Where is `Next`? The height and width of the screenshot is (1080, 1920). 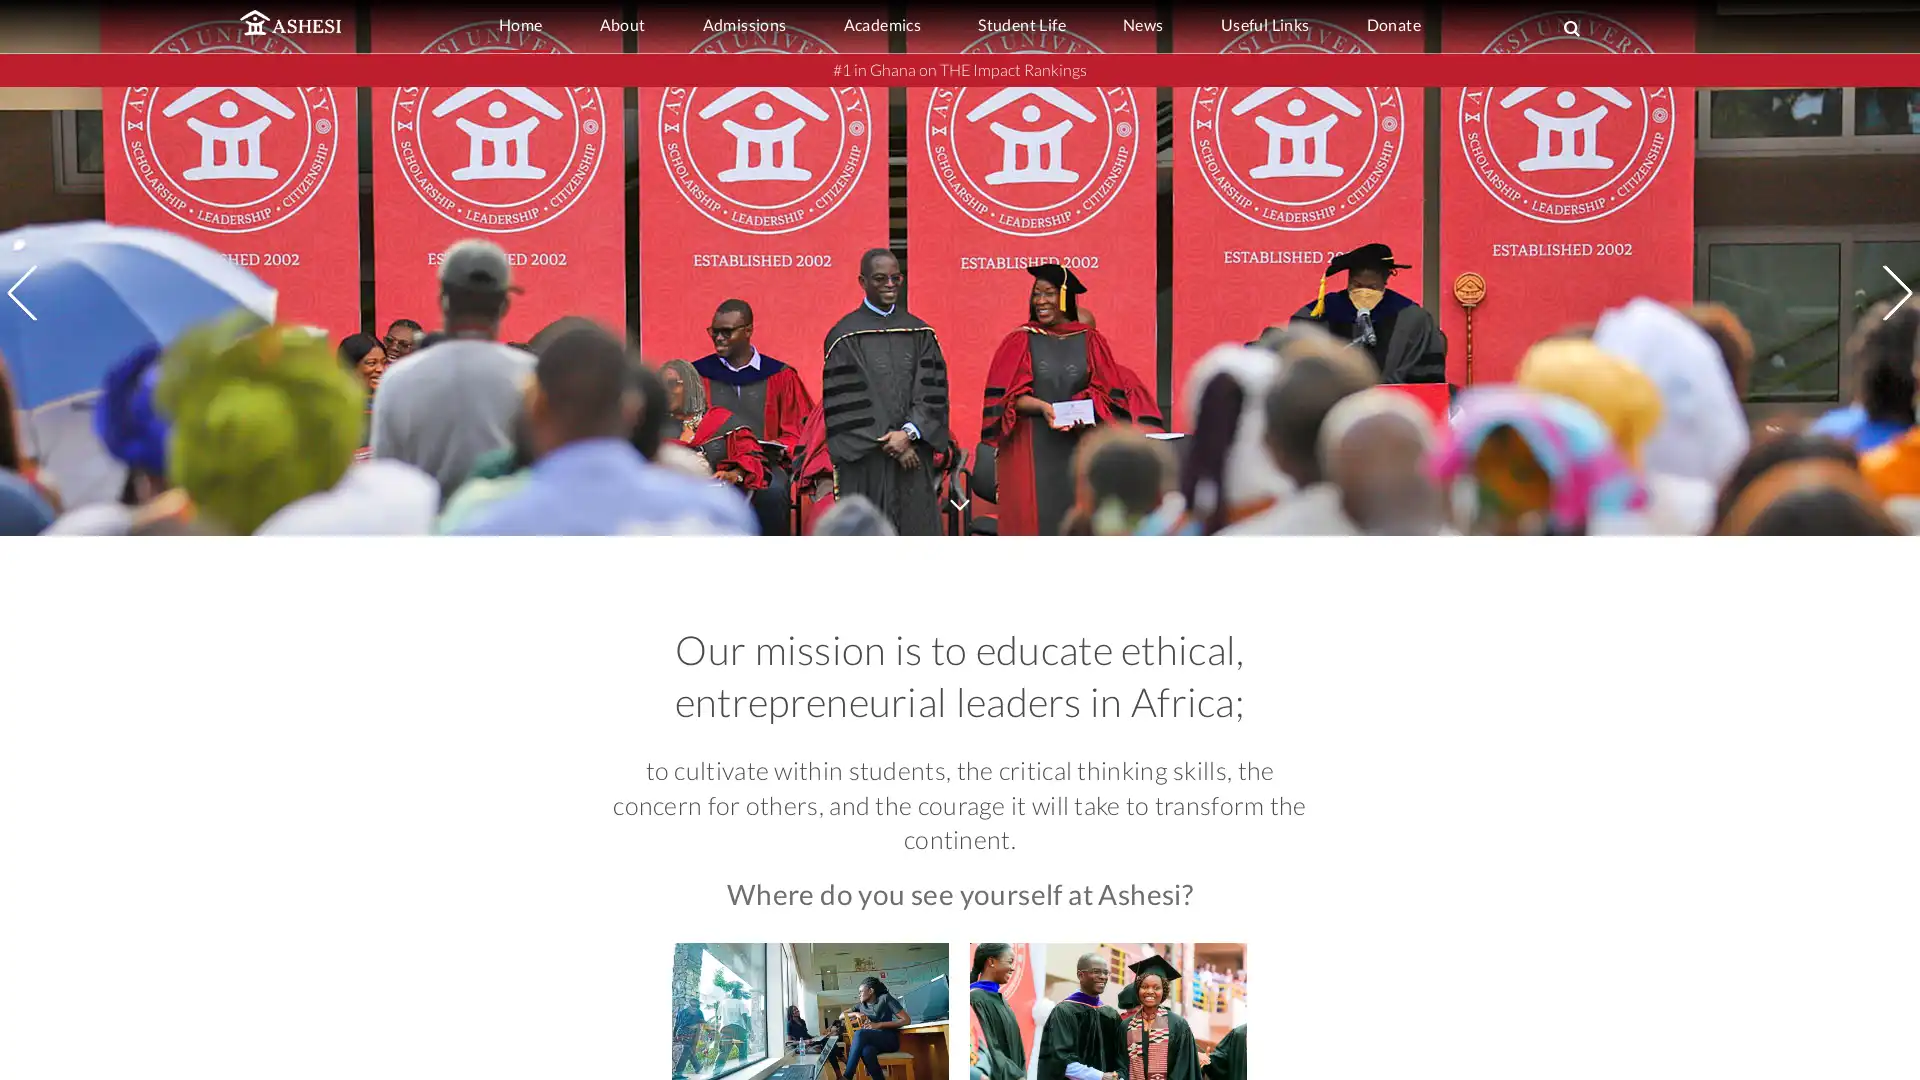
Next is located at coordinates (1883, 564).